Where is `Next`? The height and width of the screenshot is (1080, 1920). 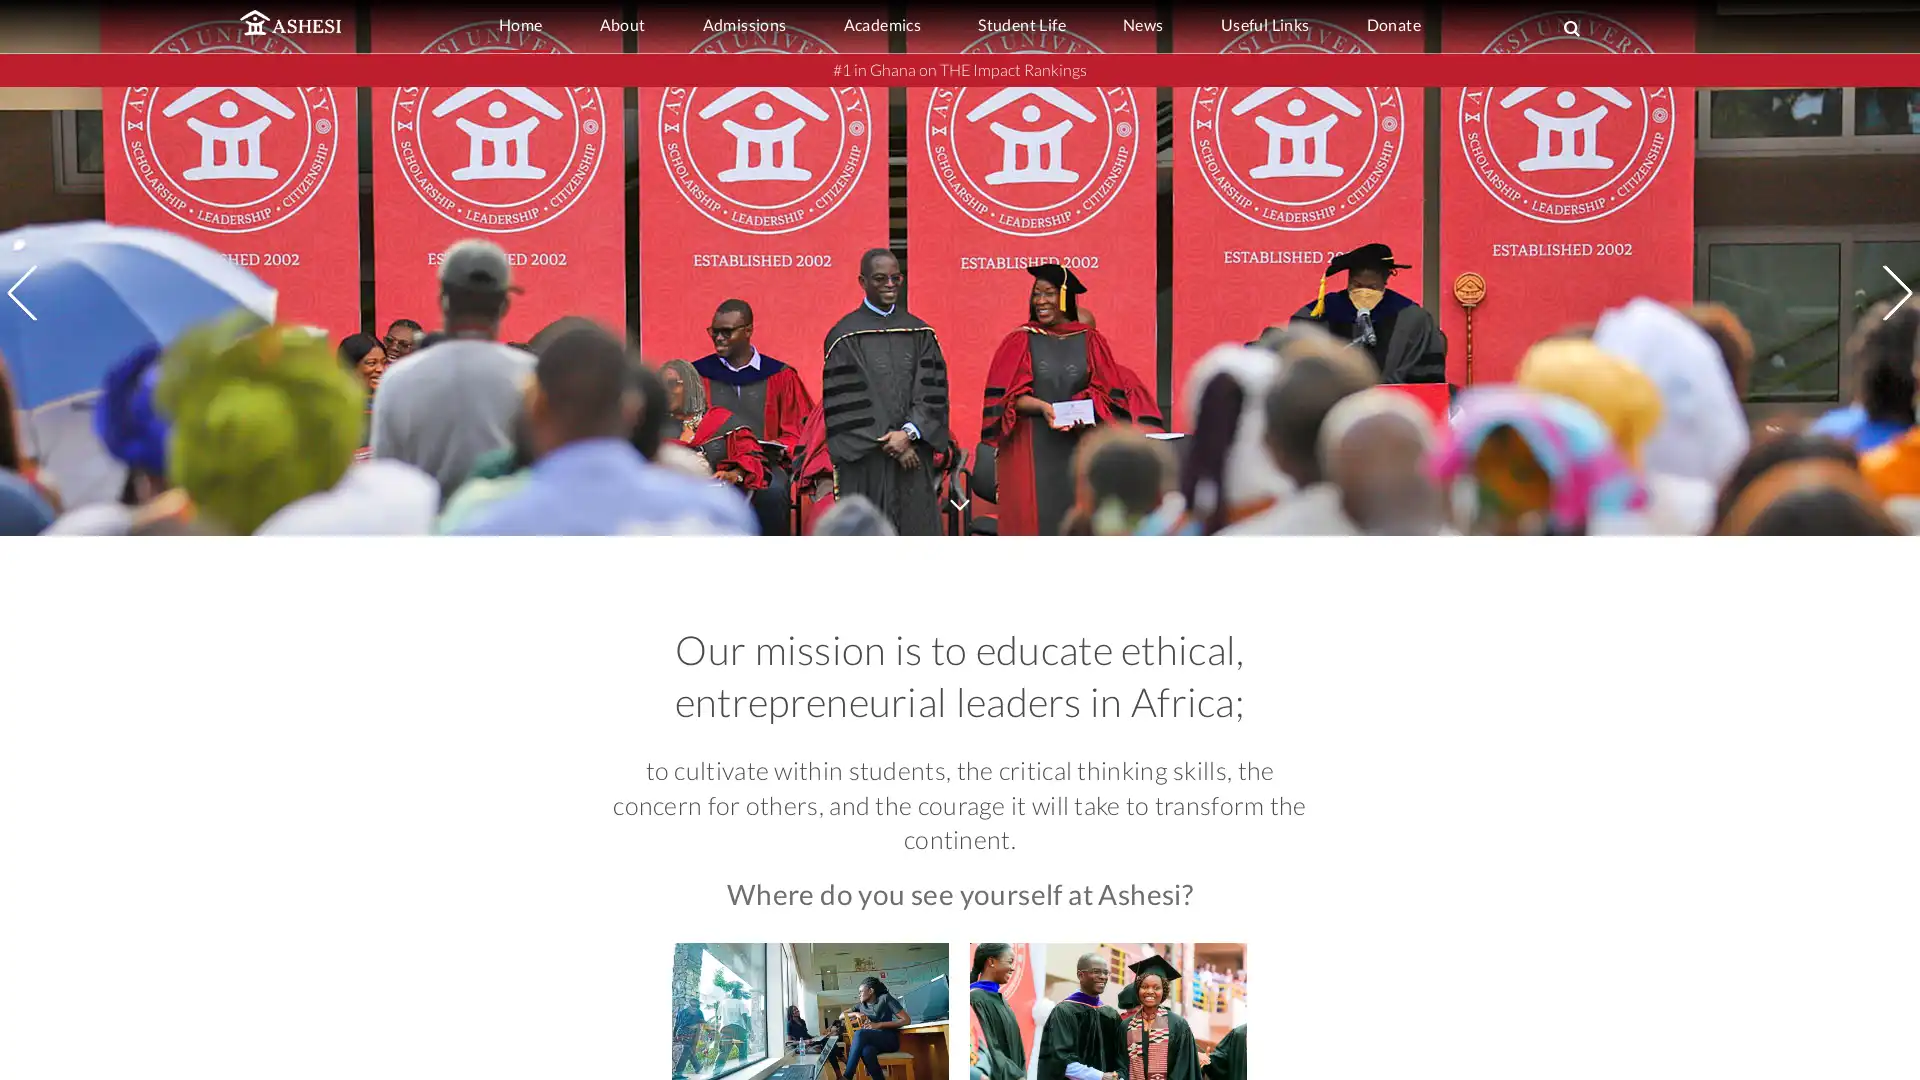
Next is located at coordinates (1883, 564).